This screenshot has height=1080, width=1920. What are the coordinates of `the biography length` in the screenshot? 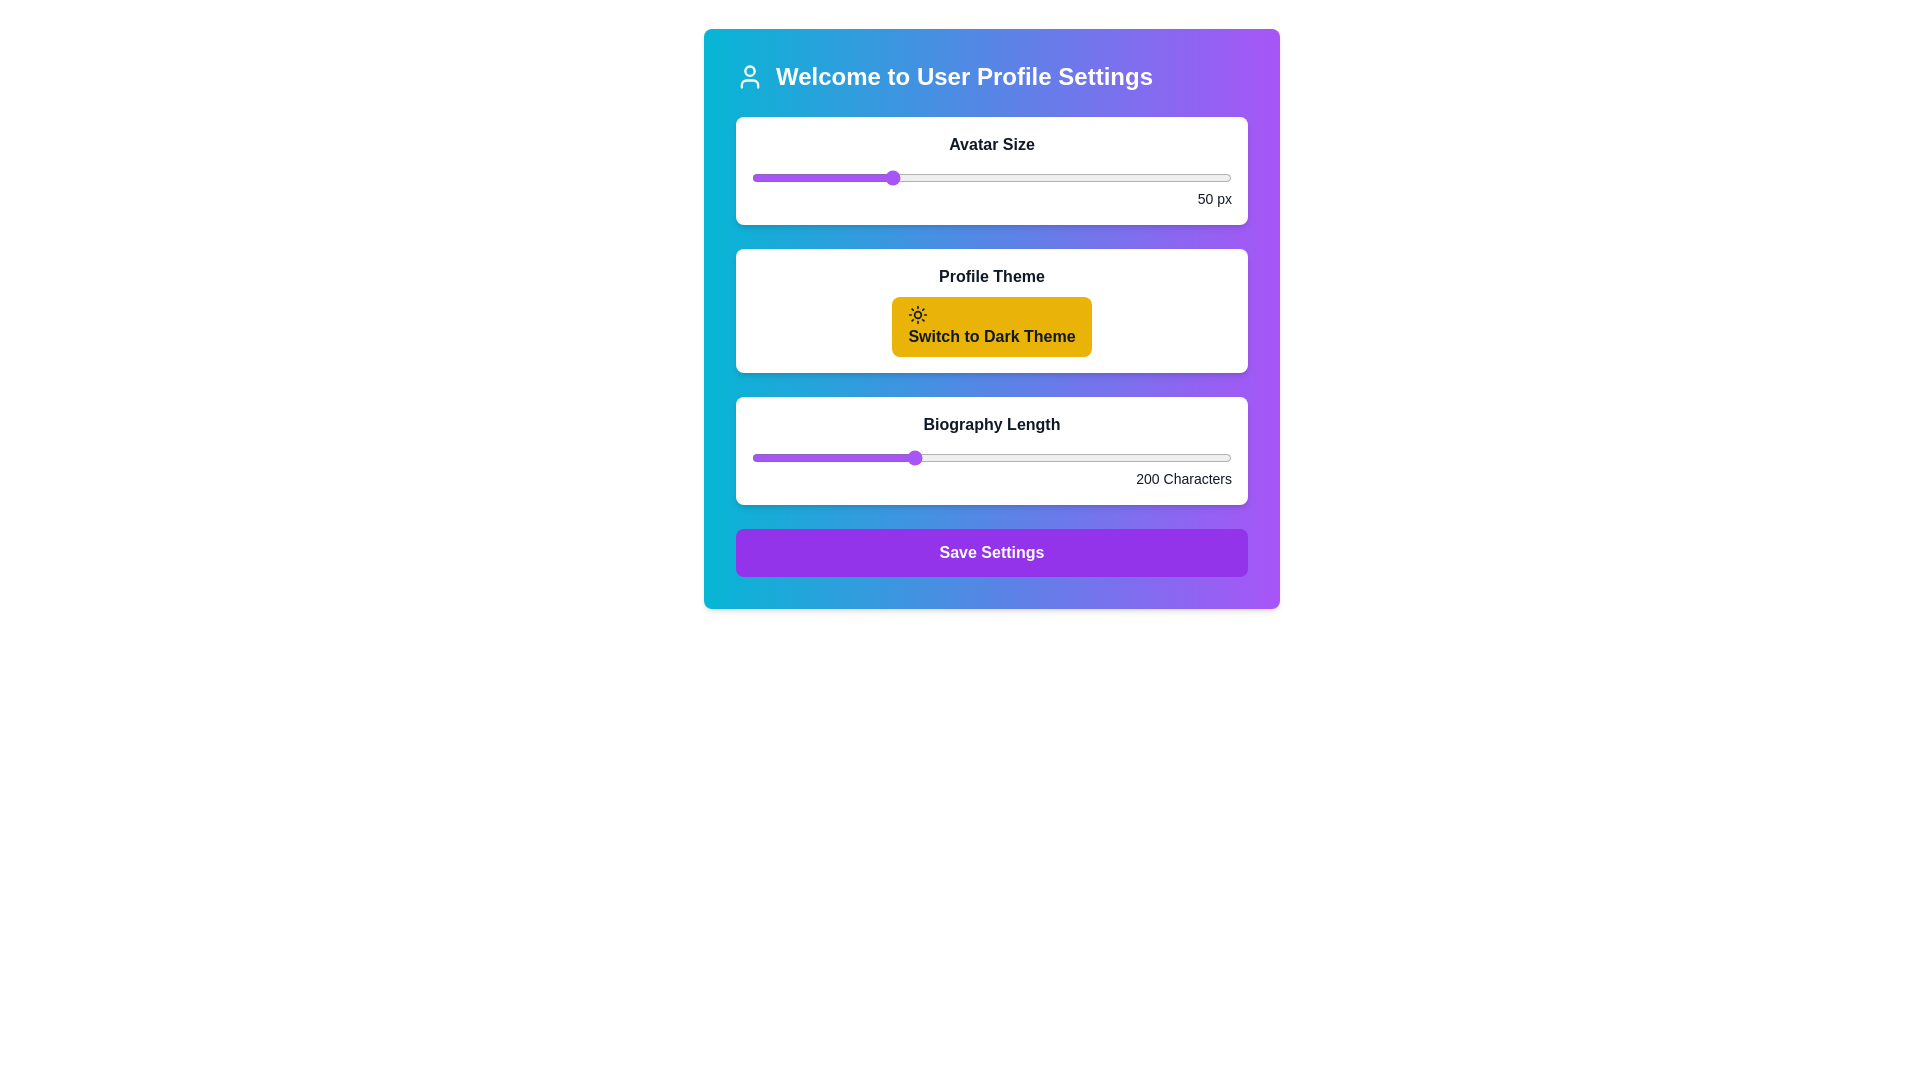 It's located at (760, 458).